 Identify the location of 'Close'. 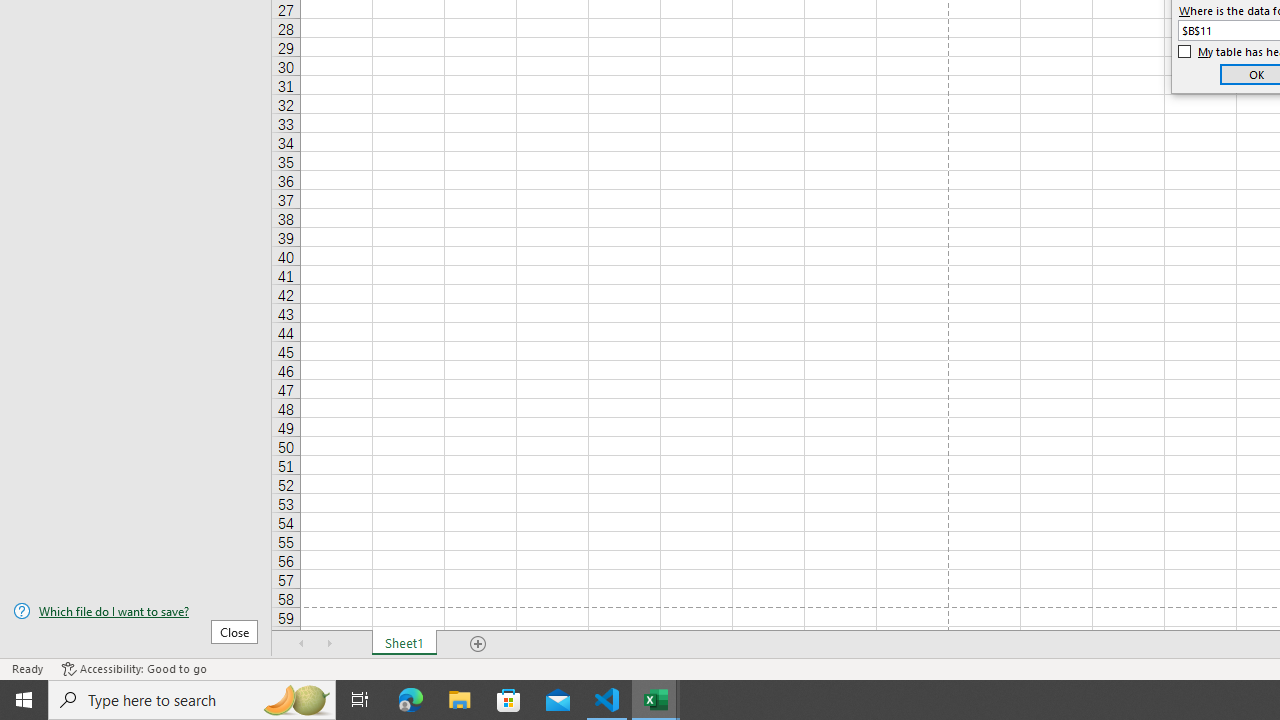
(234, 631).